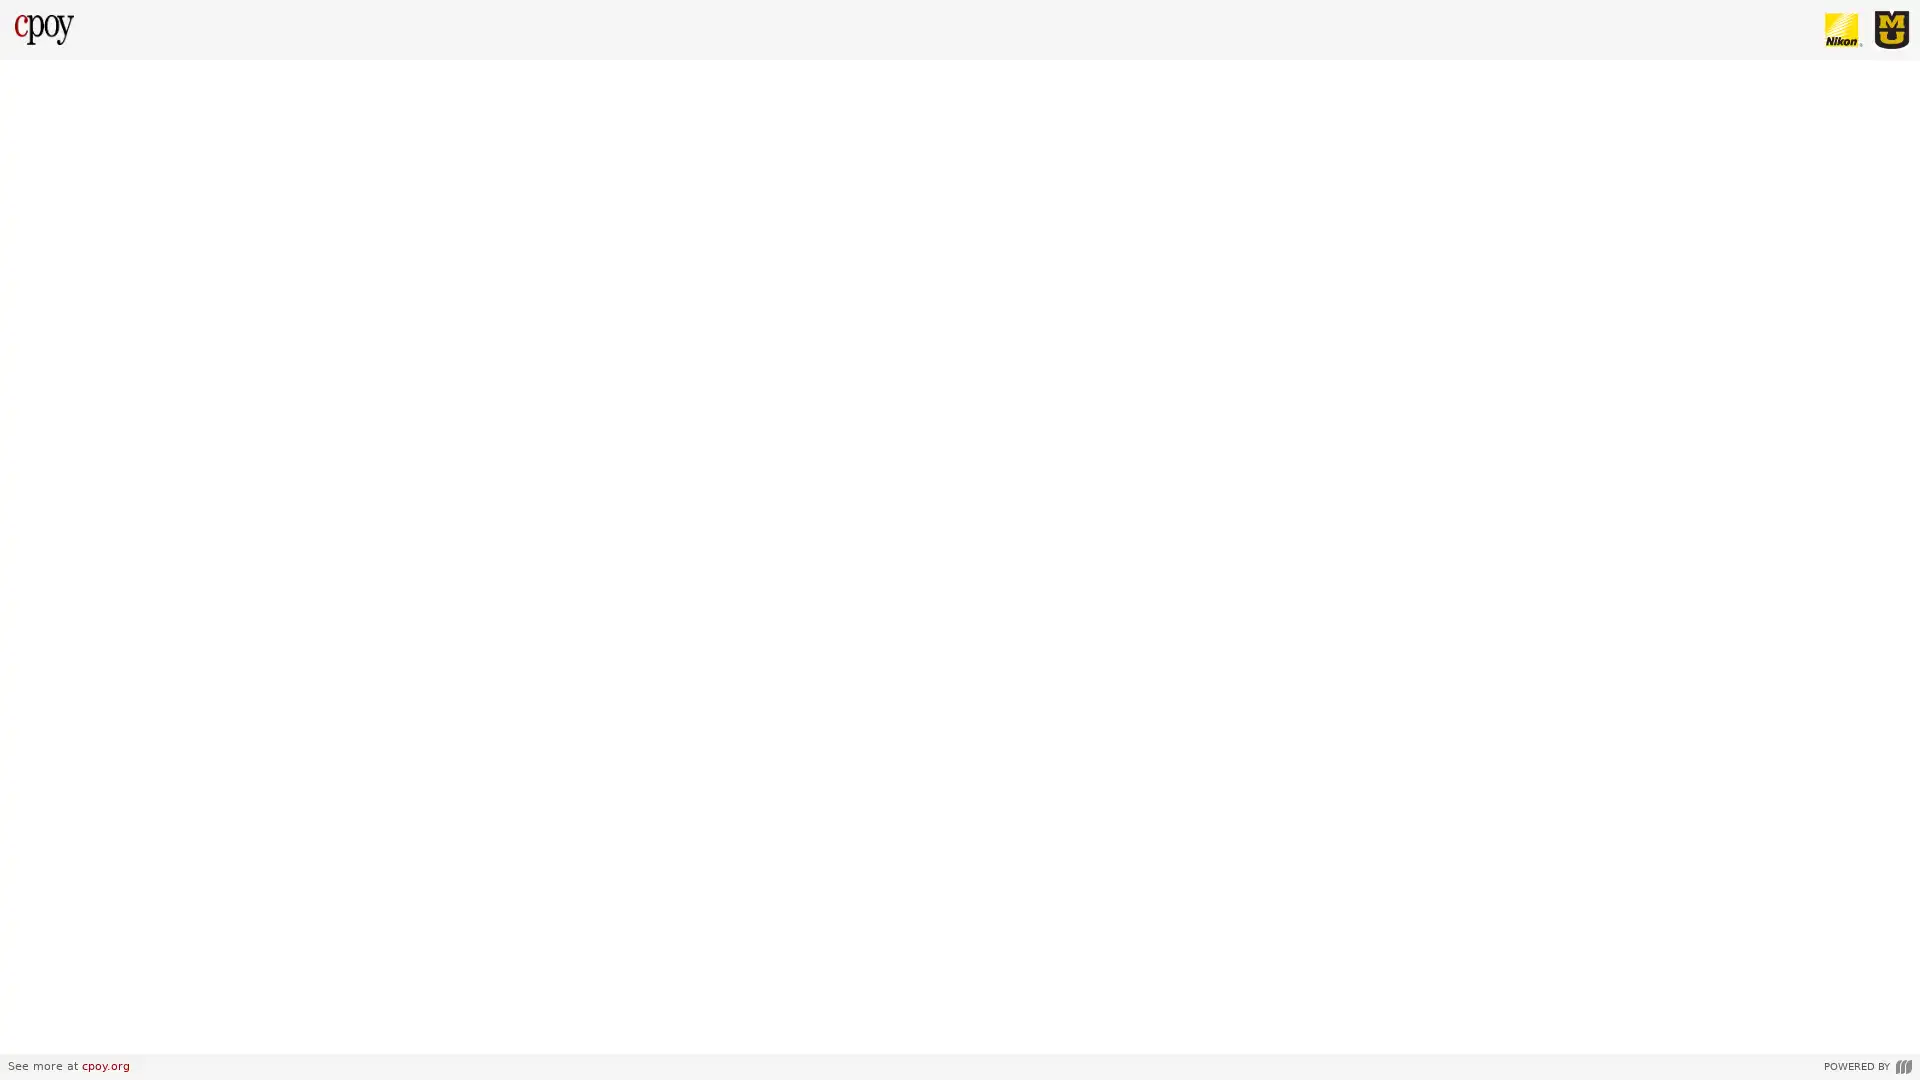  I want to click on MENU, so click(34, 1032).